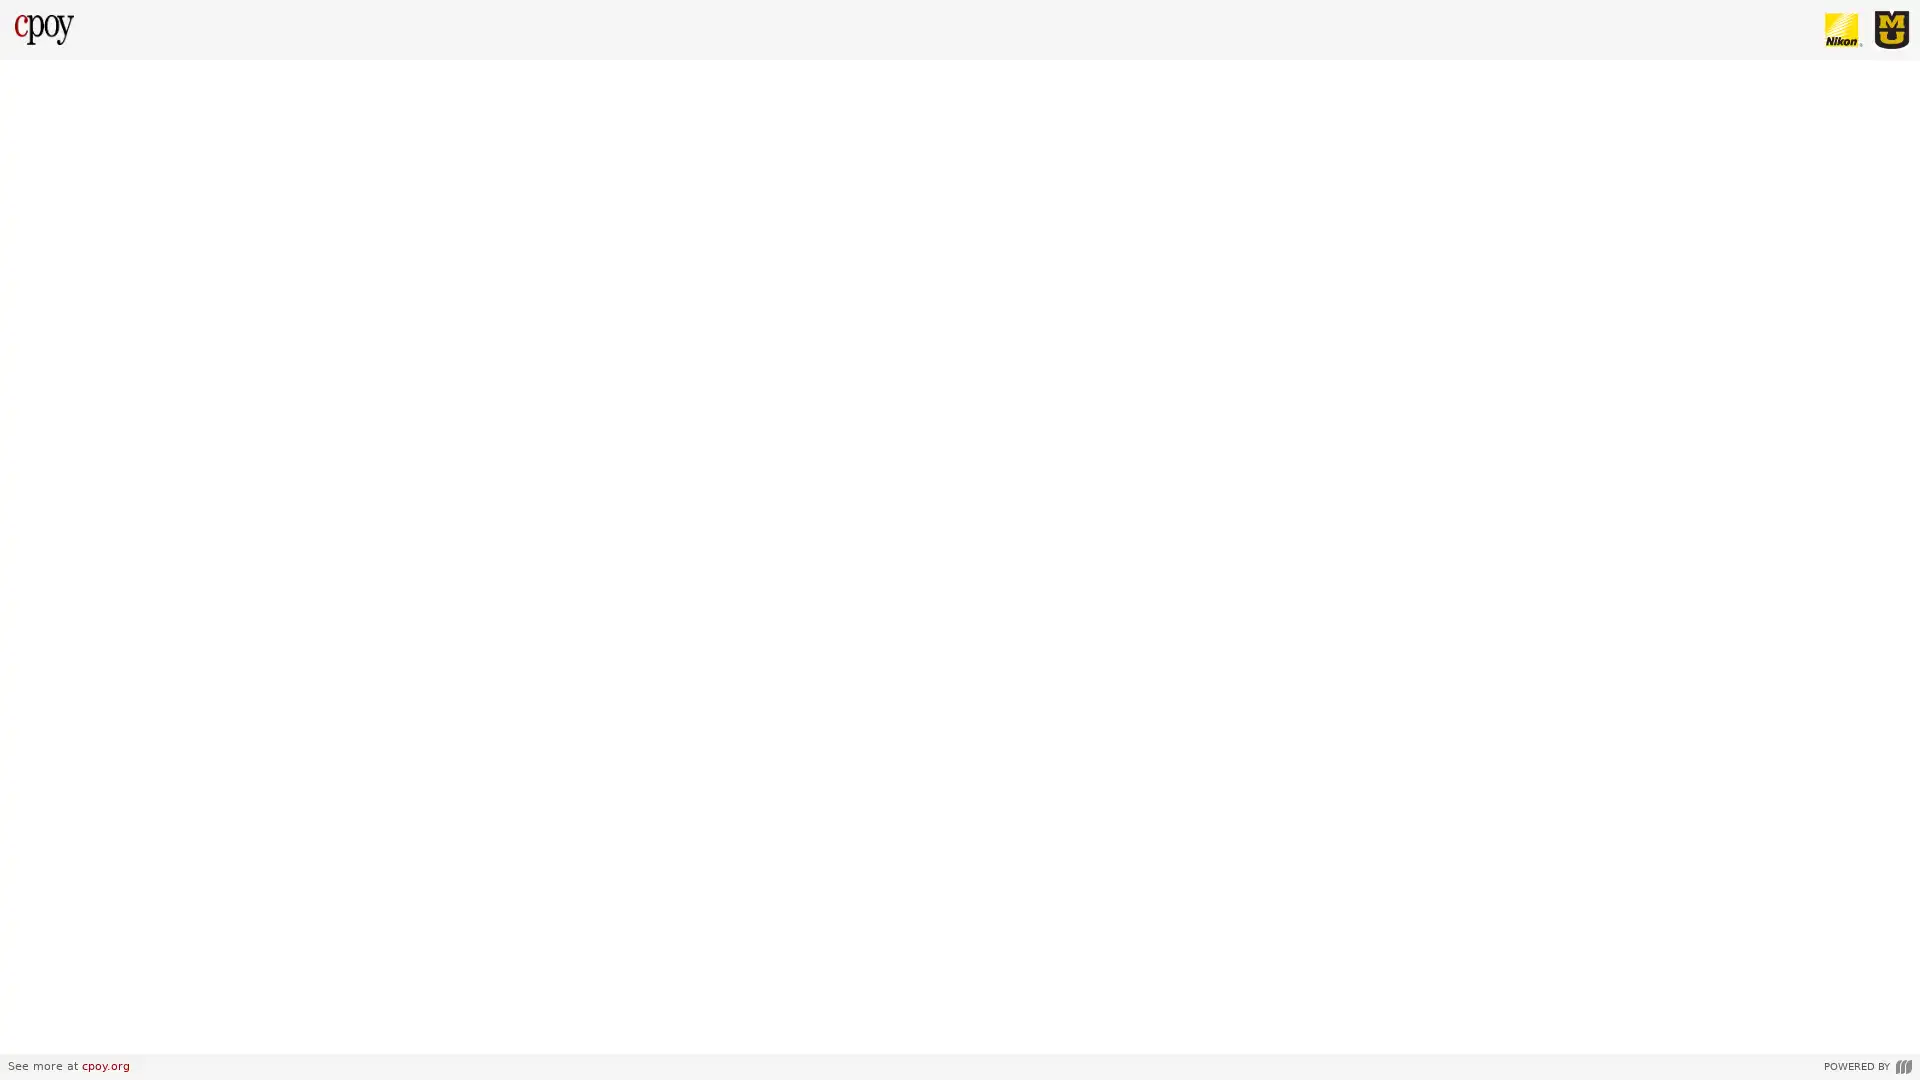  I want to click on MENU, so click(34, 1032).